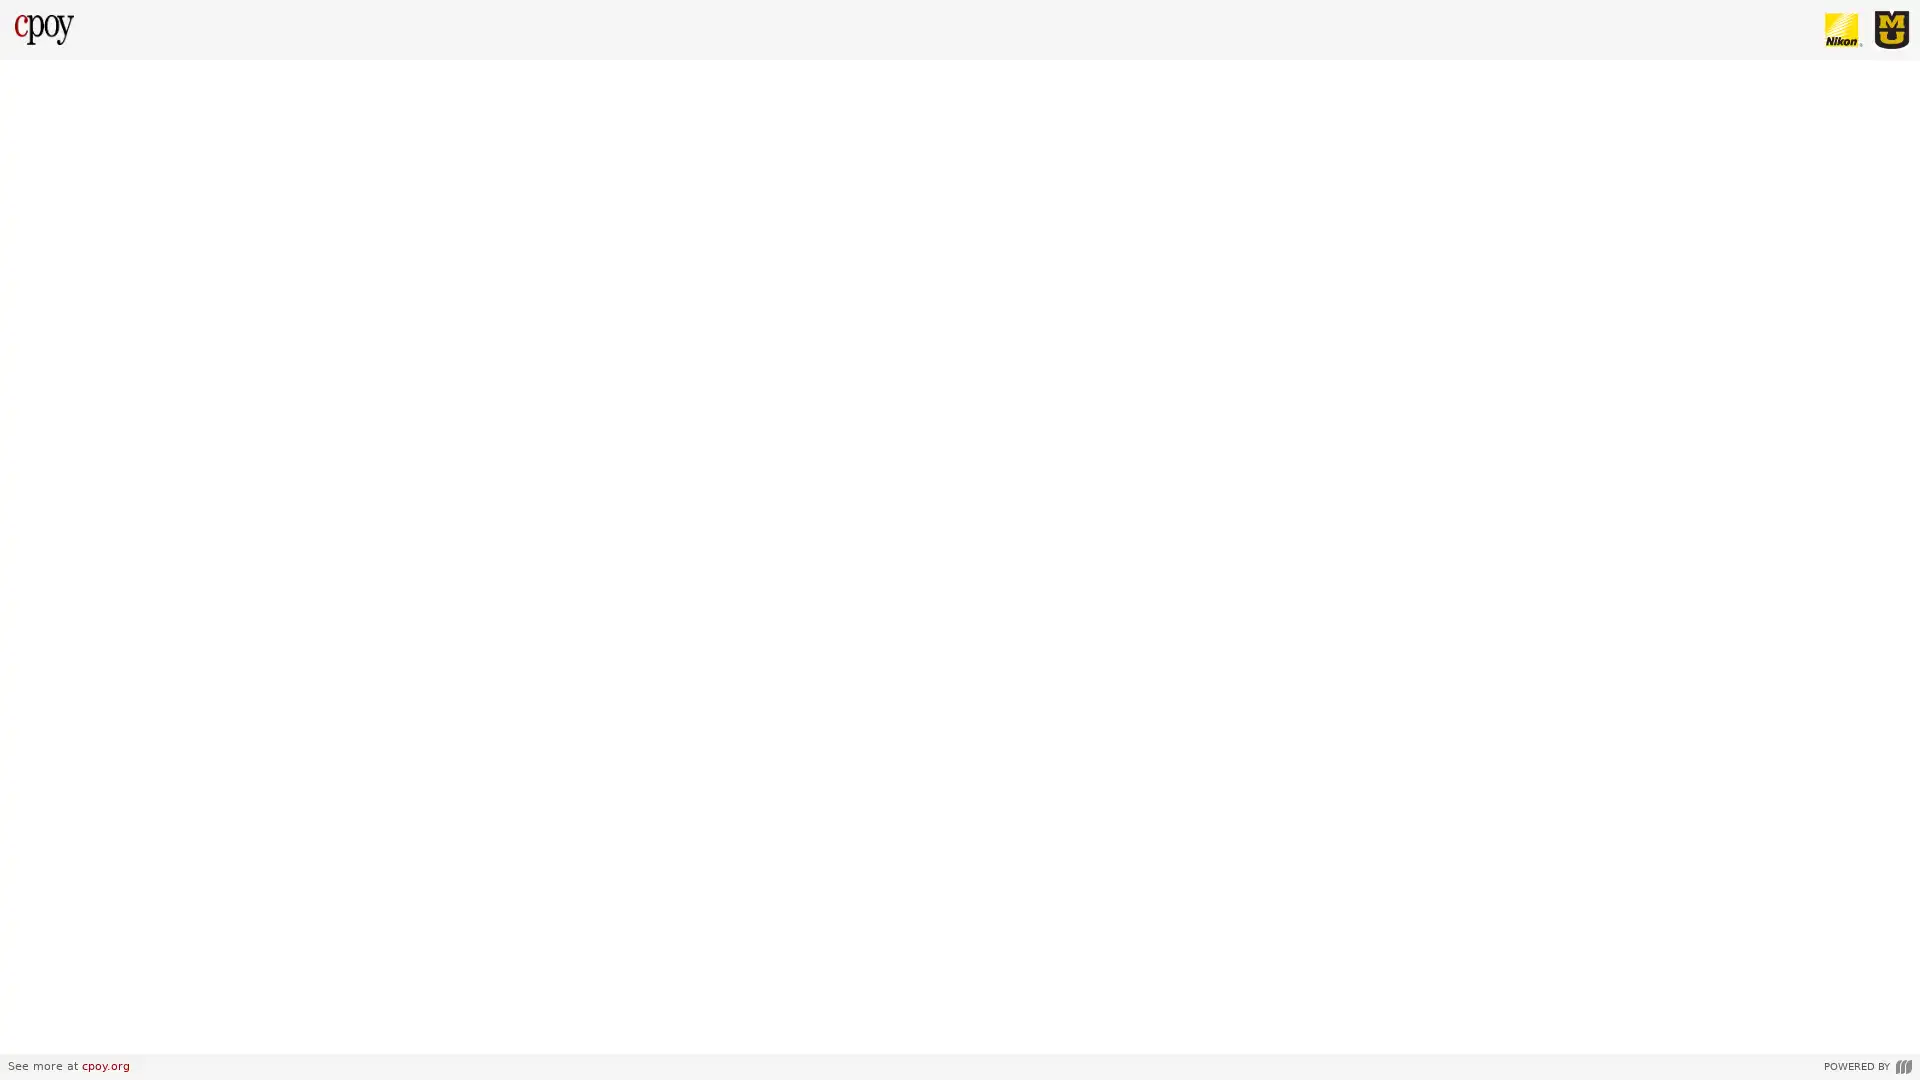  I want to click on MENU, so click(34, 1032).